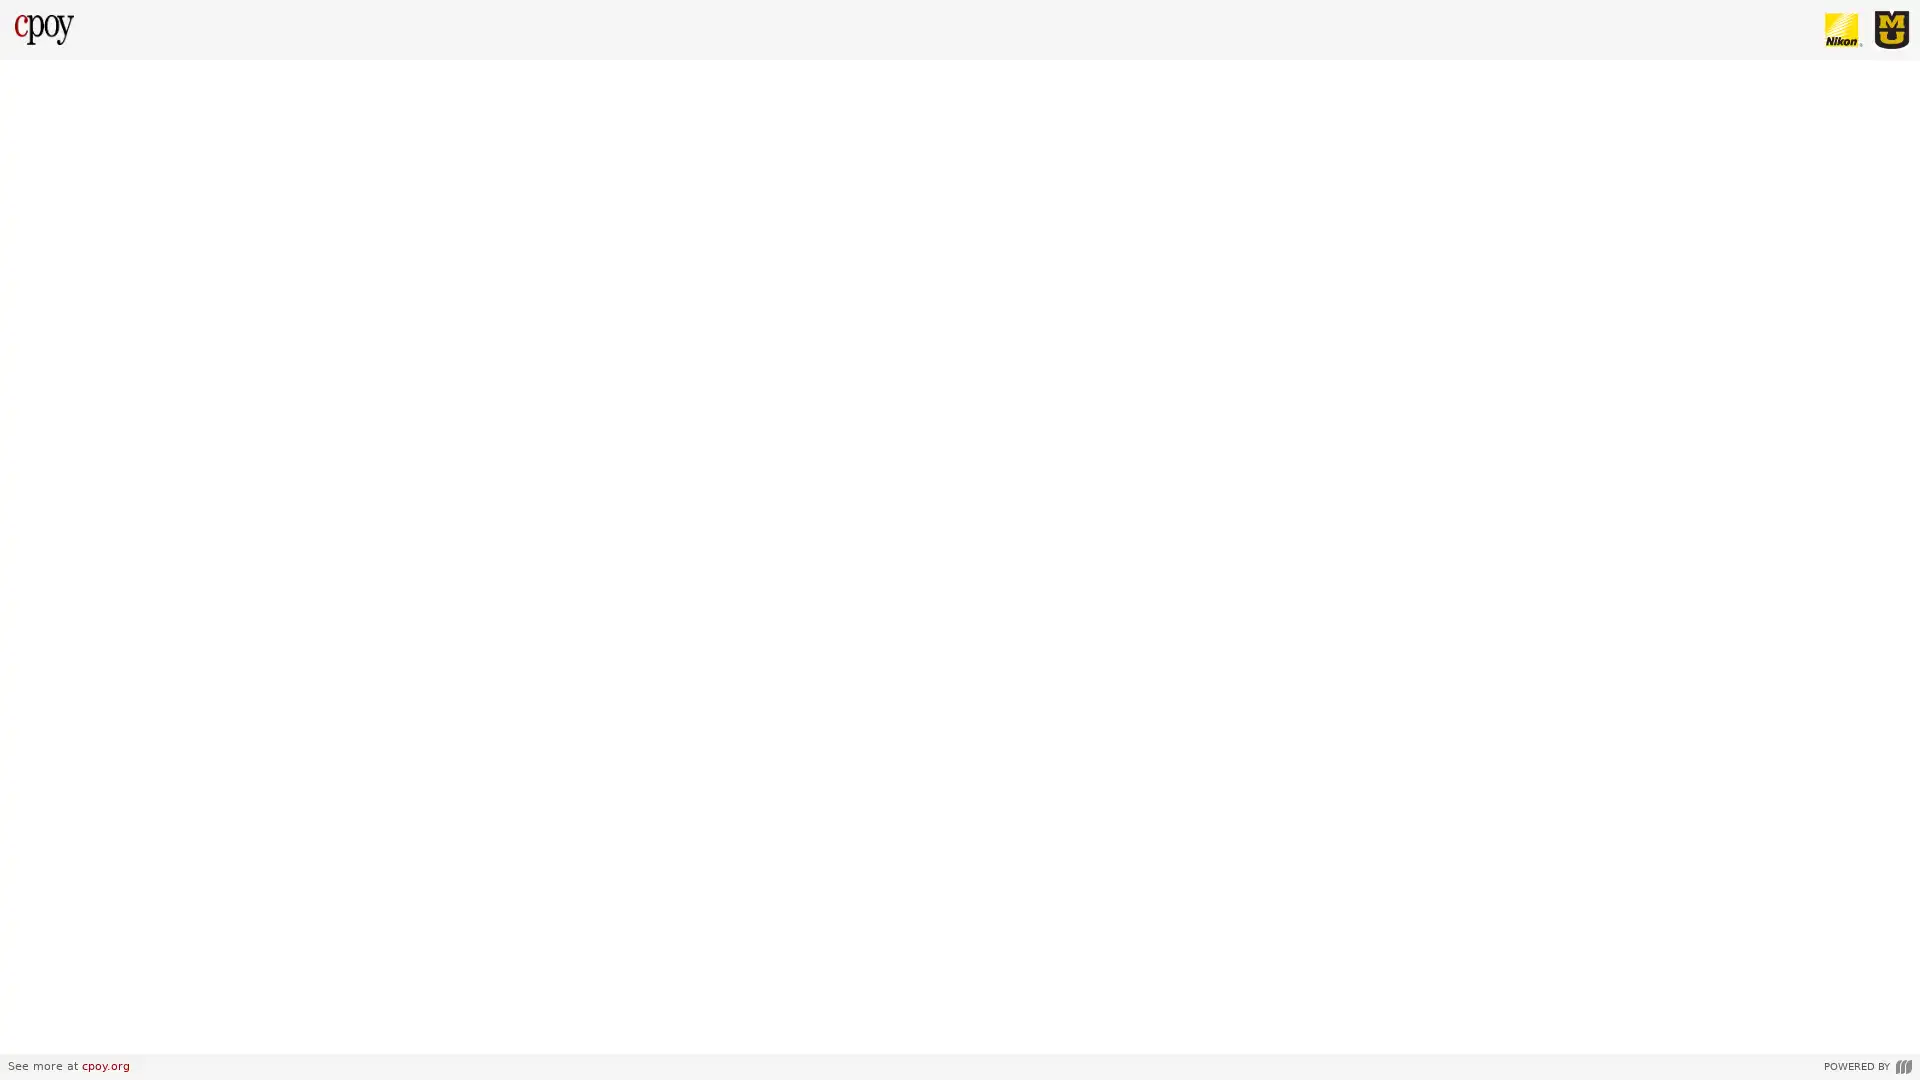  I want to click on MENU, so click(34, 1032).